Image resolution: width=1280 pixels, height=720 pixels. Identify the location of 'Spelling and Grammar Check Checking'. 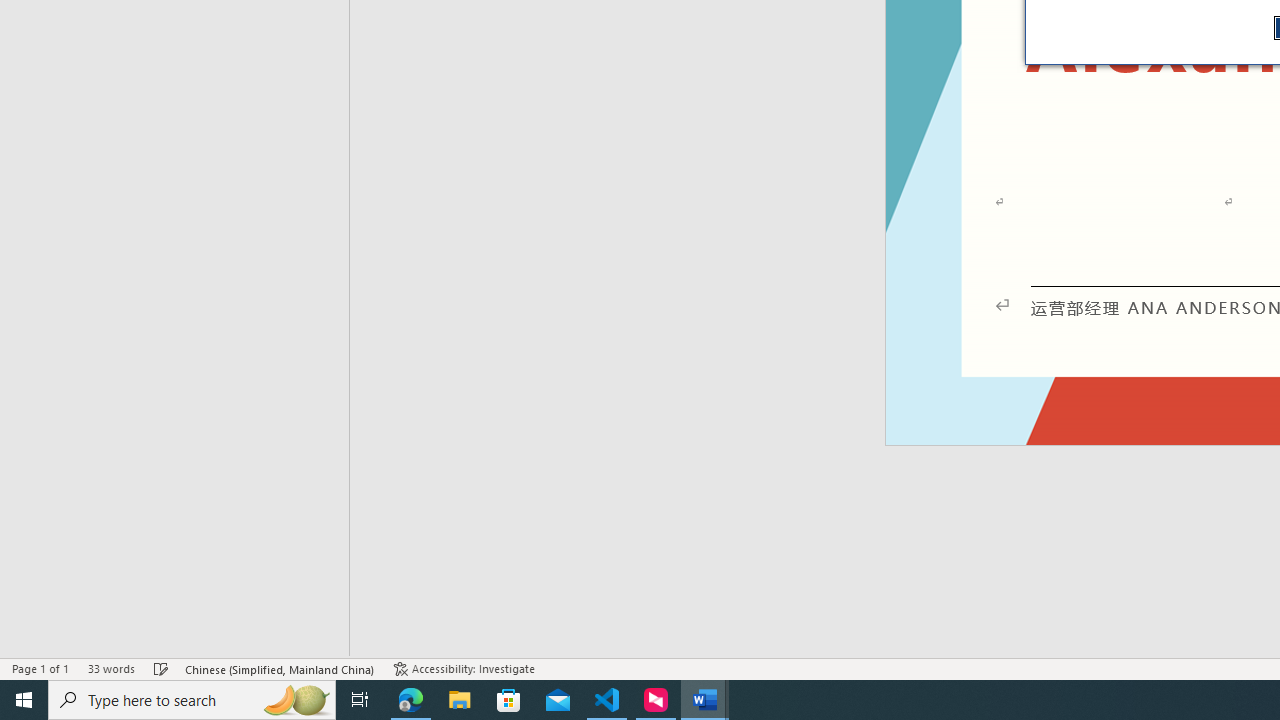
(161, 669).